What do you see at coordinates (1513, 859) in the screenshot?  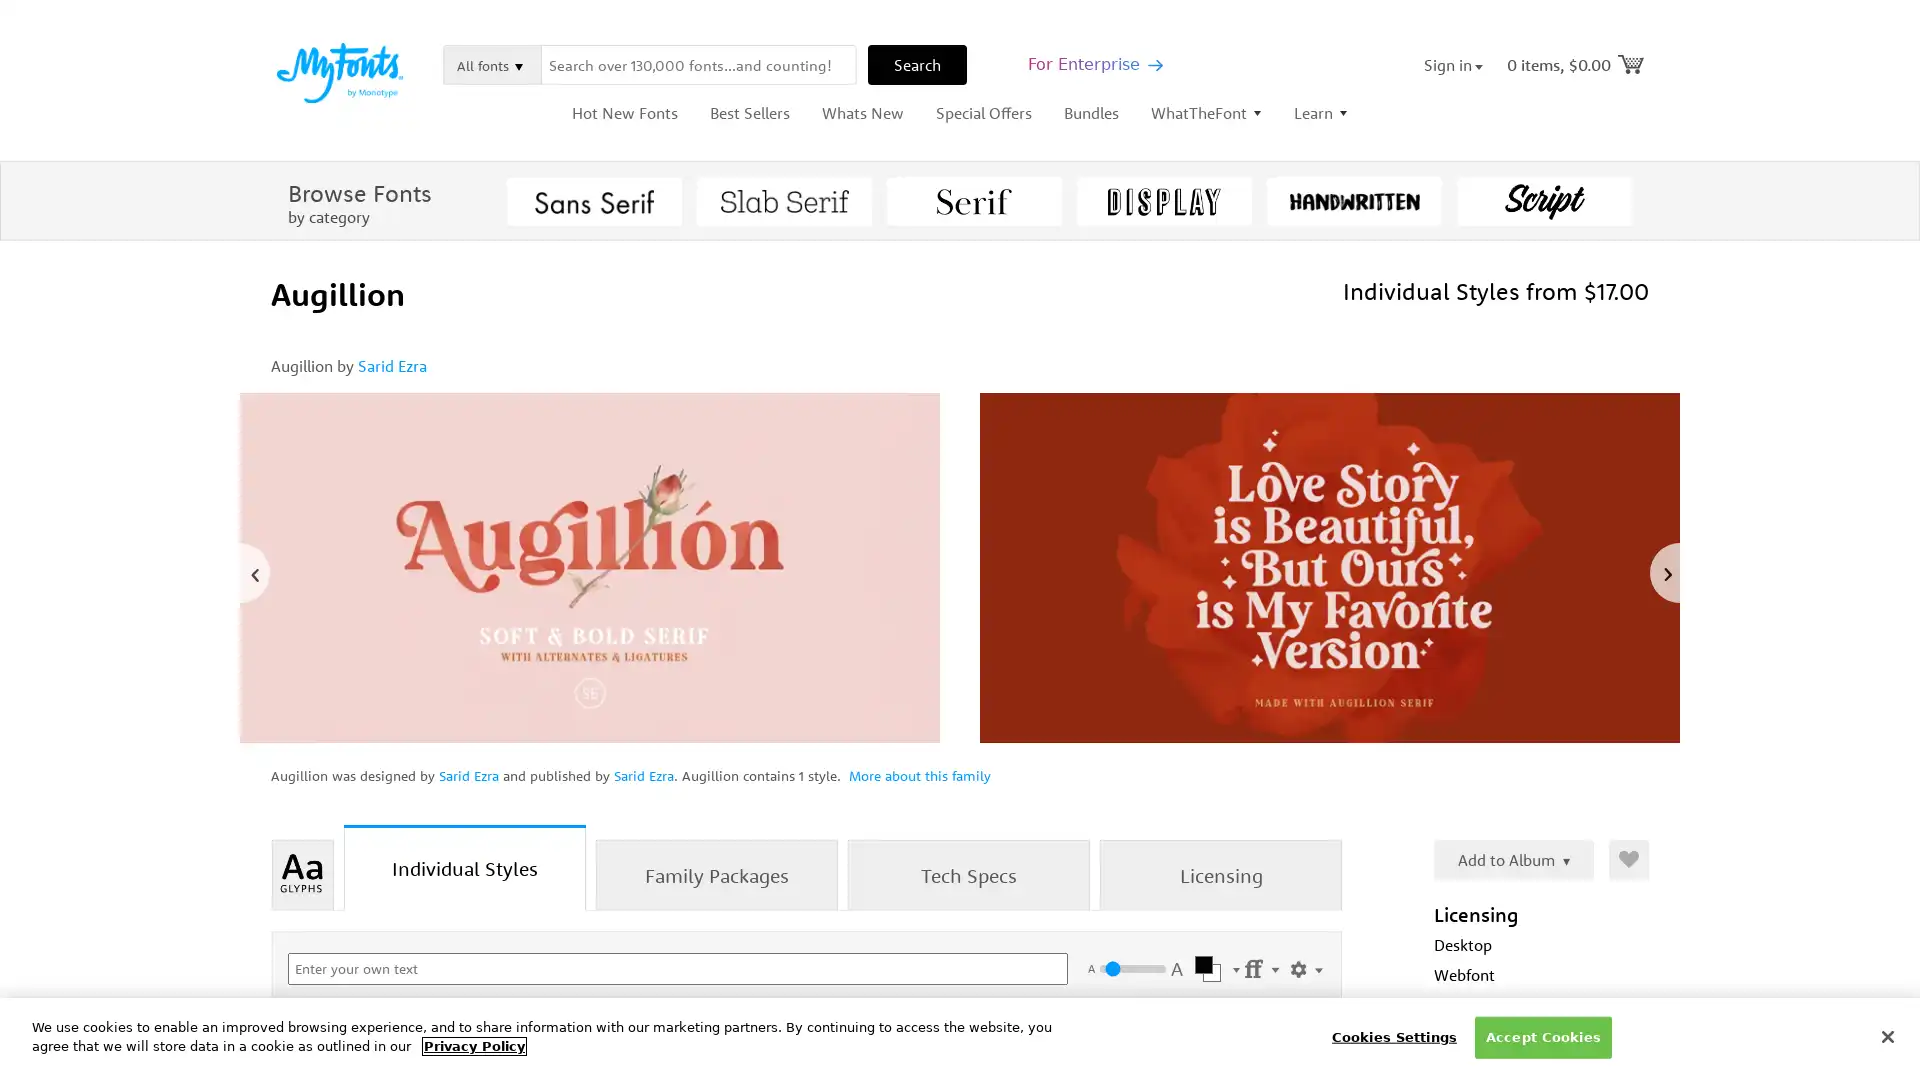 I see `Add to Album` at bounding box center [1513, 859].